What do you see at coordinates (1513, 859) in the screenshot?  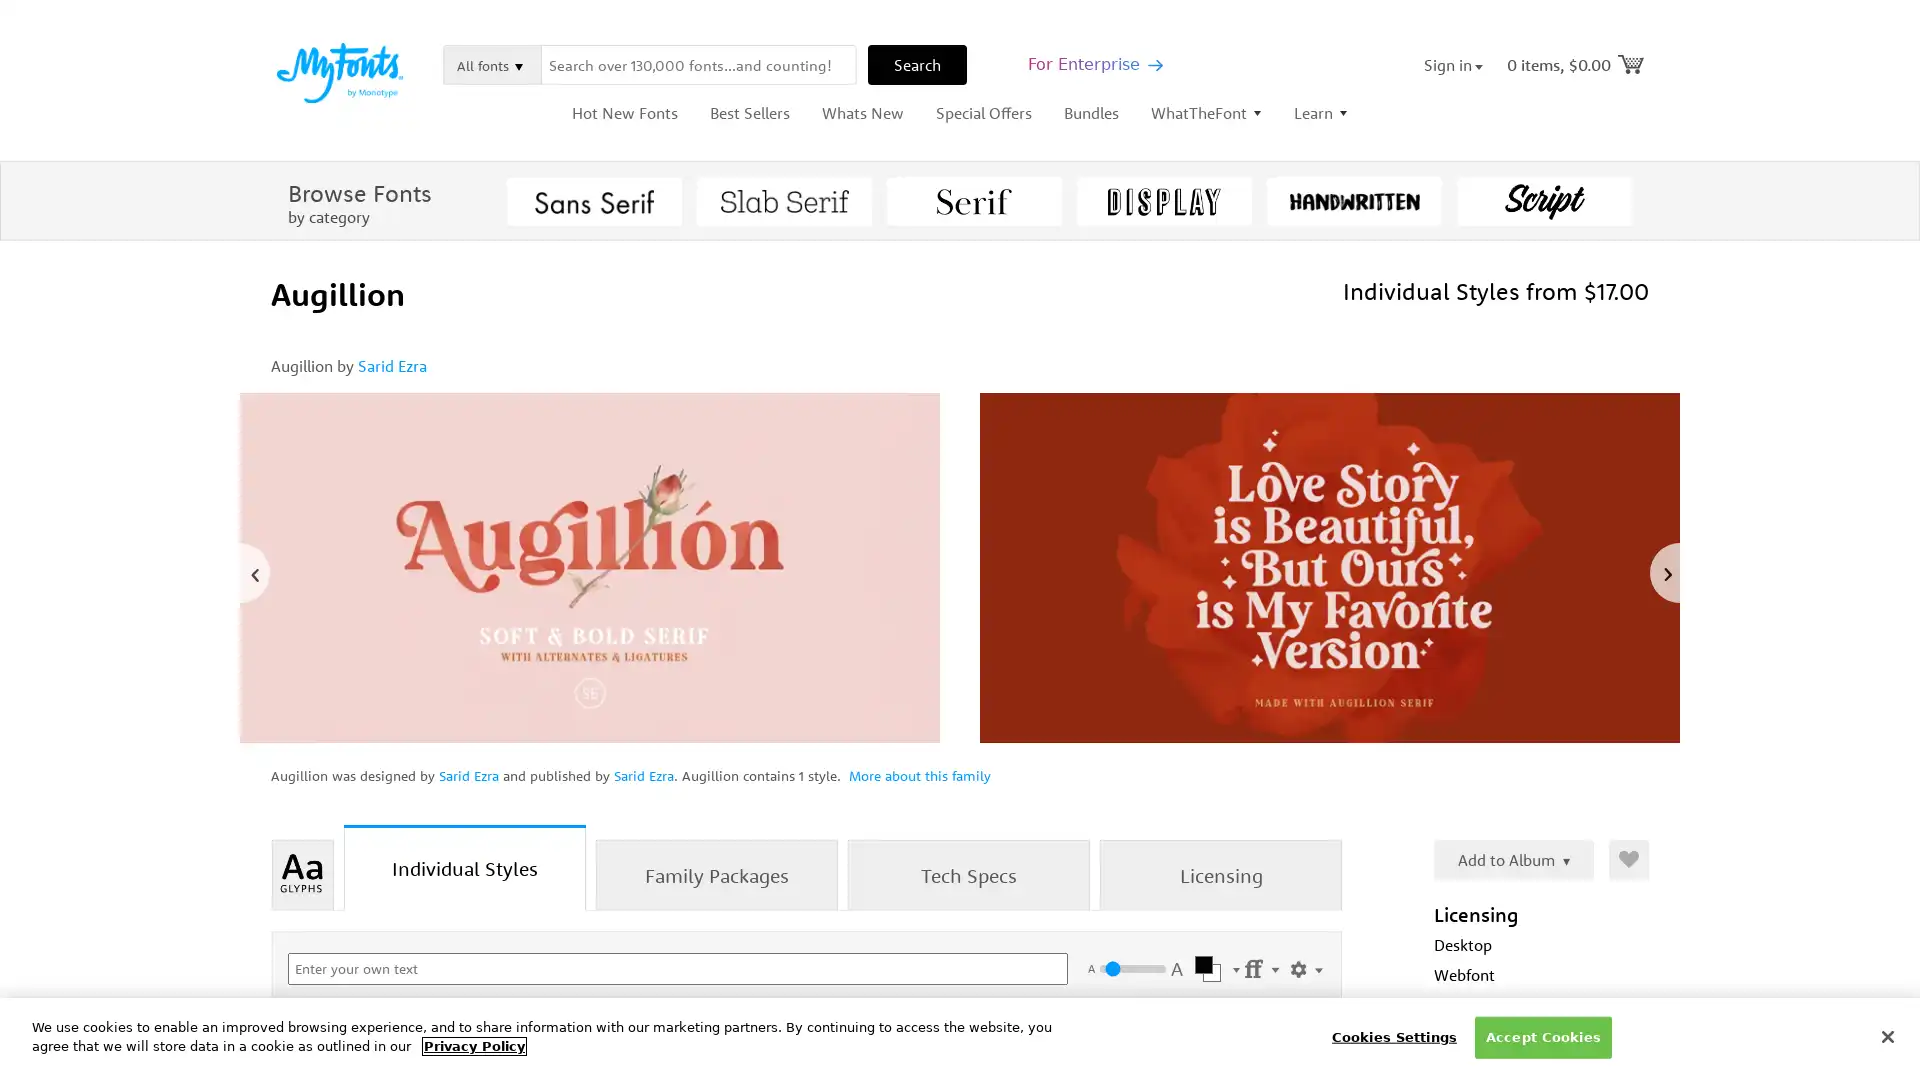 I see `Add to Album` at bounding box center [1513, 859].